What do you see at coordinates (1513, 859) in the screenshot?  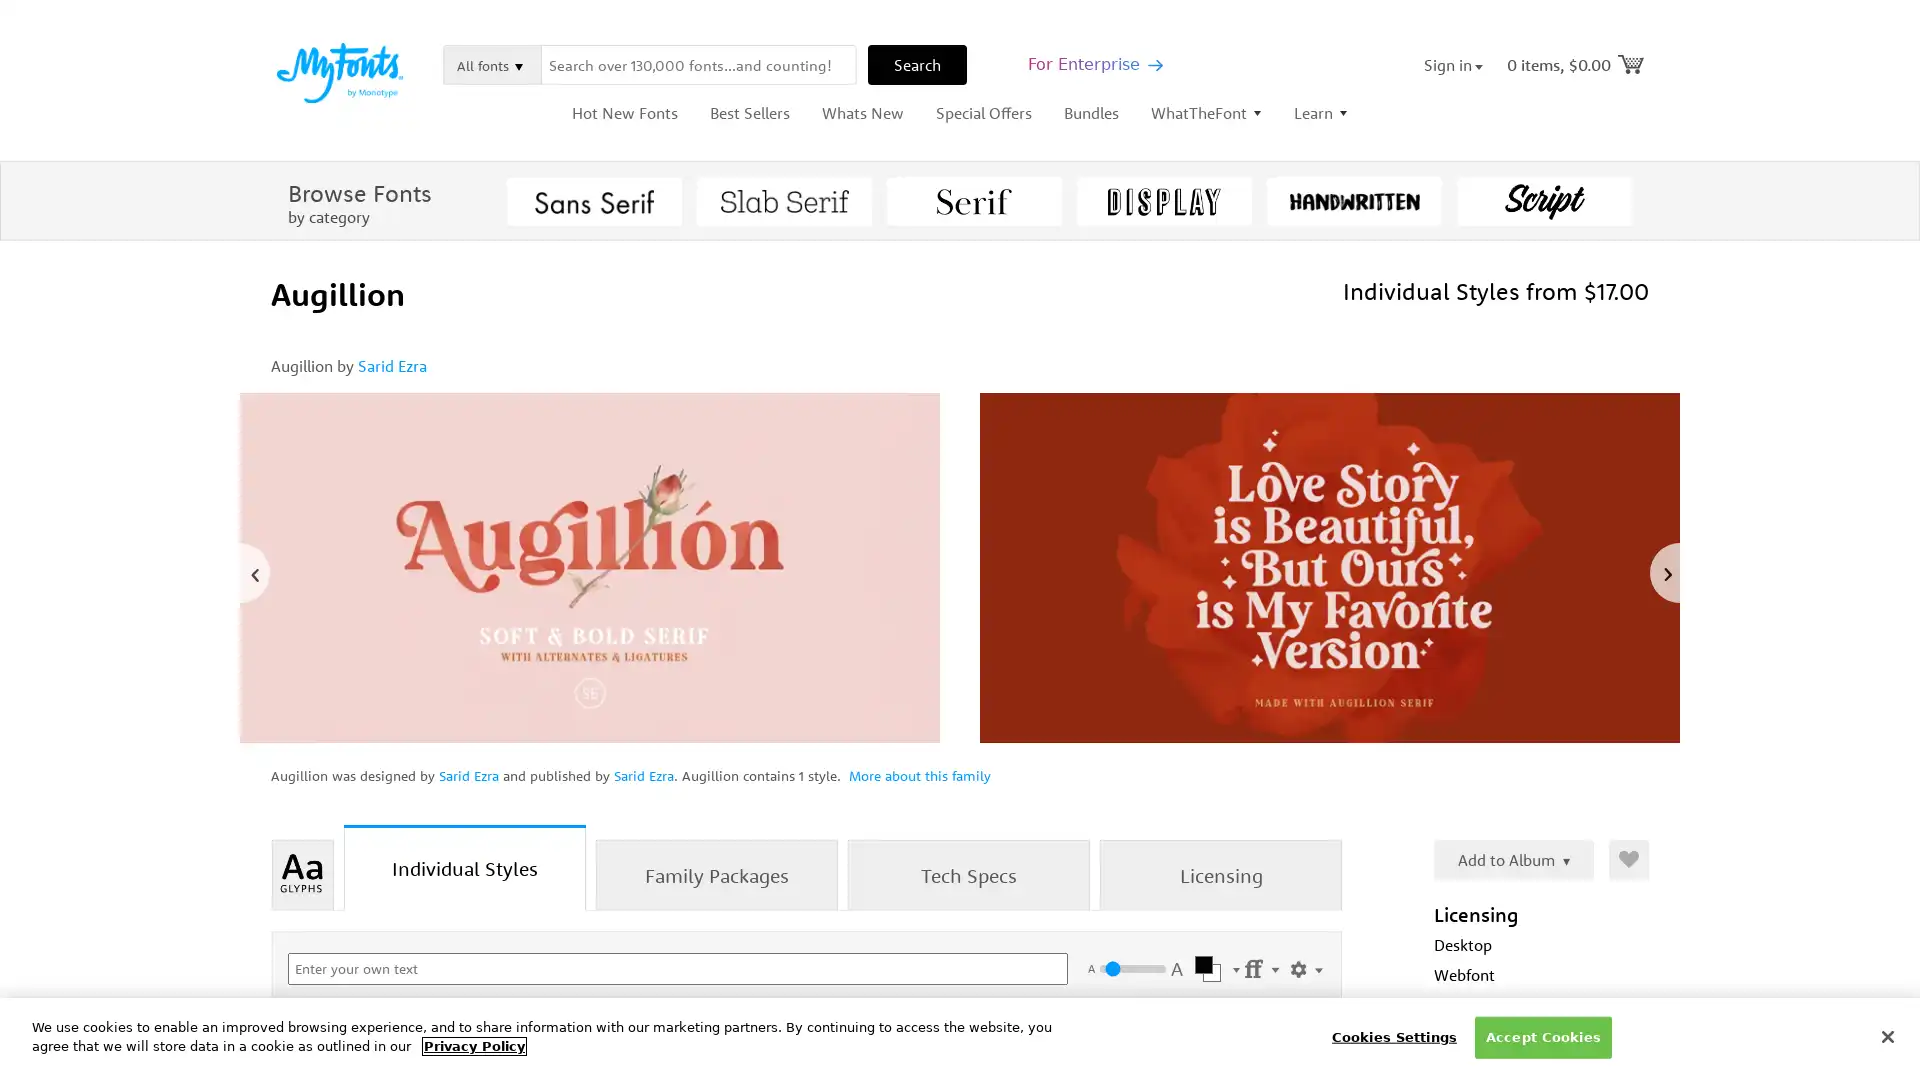 I see `Add to Album` at bounding box center [1513, 859].